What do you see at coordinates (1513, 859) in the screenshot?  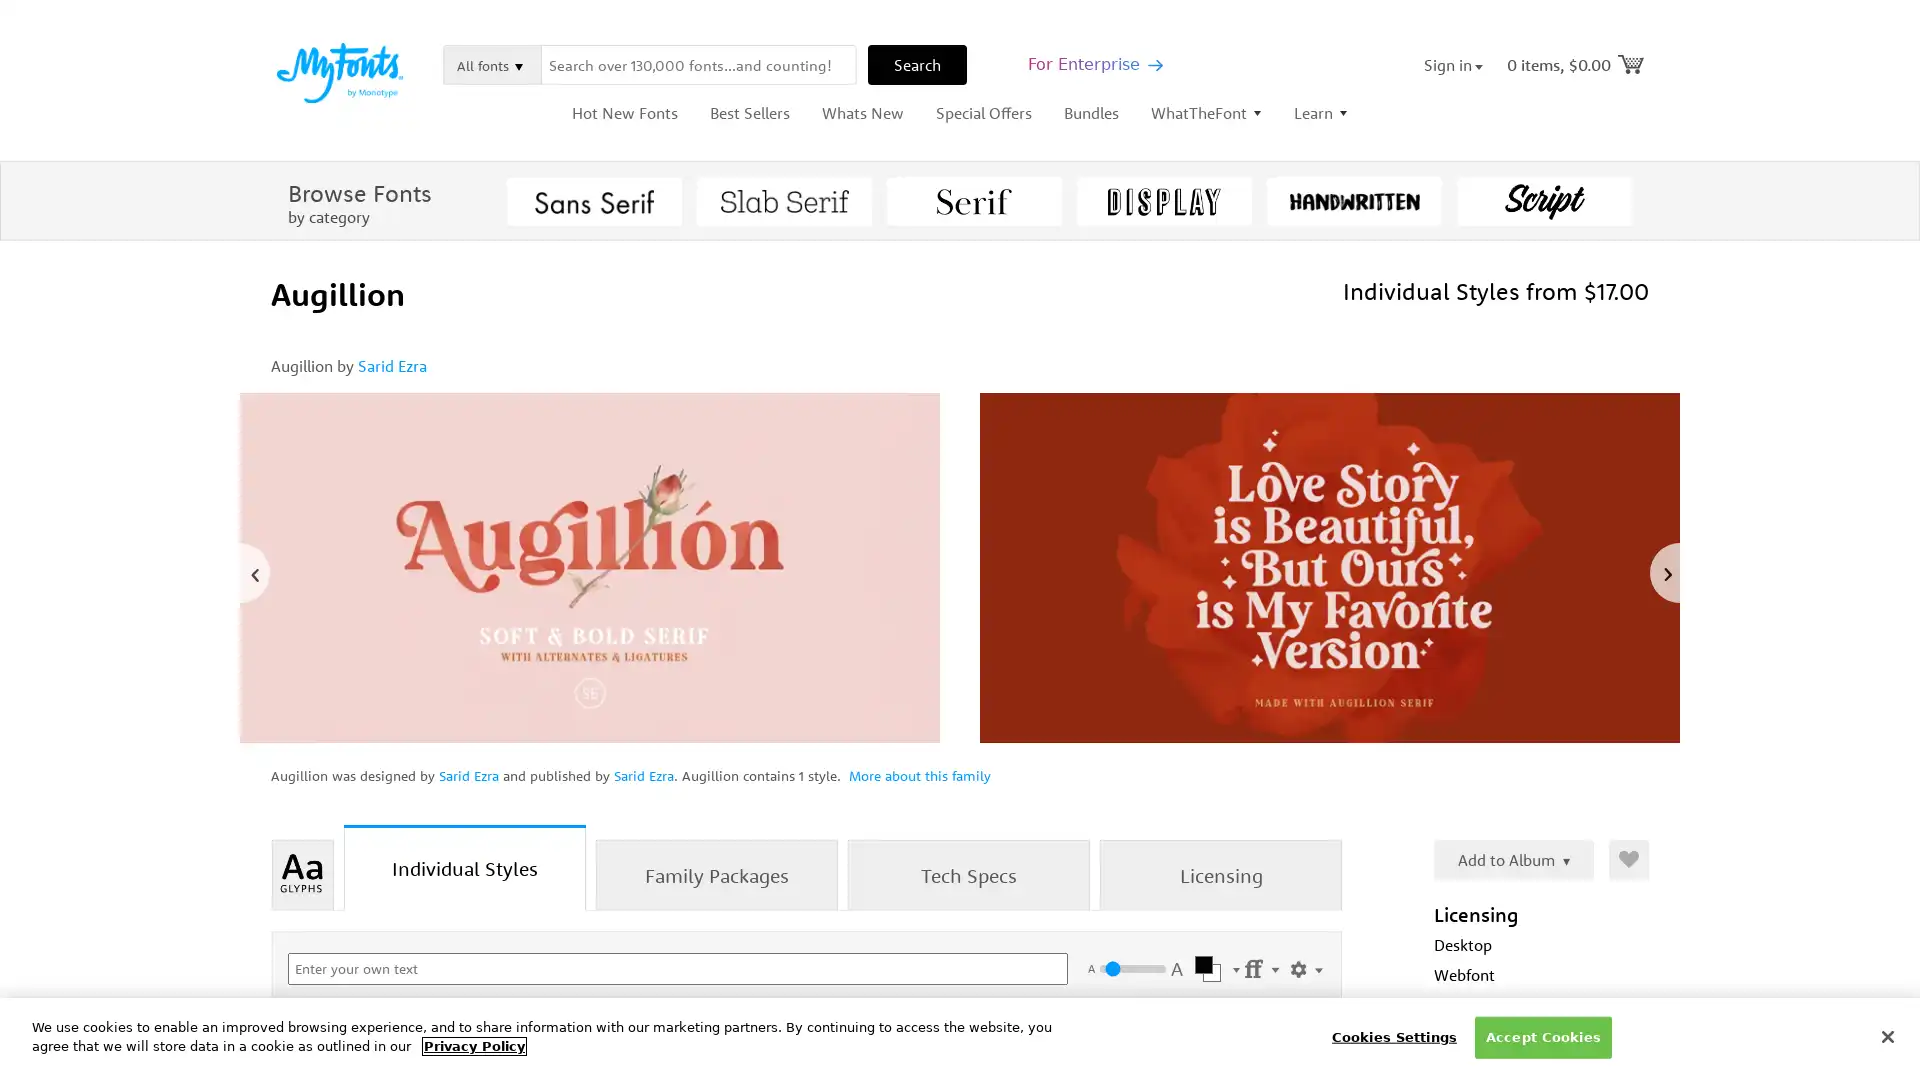 I see `Add to Album` at bounding box center [1513, 859].